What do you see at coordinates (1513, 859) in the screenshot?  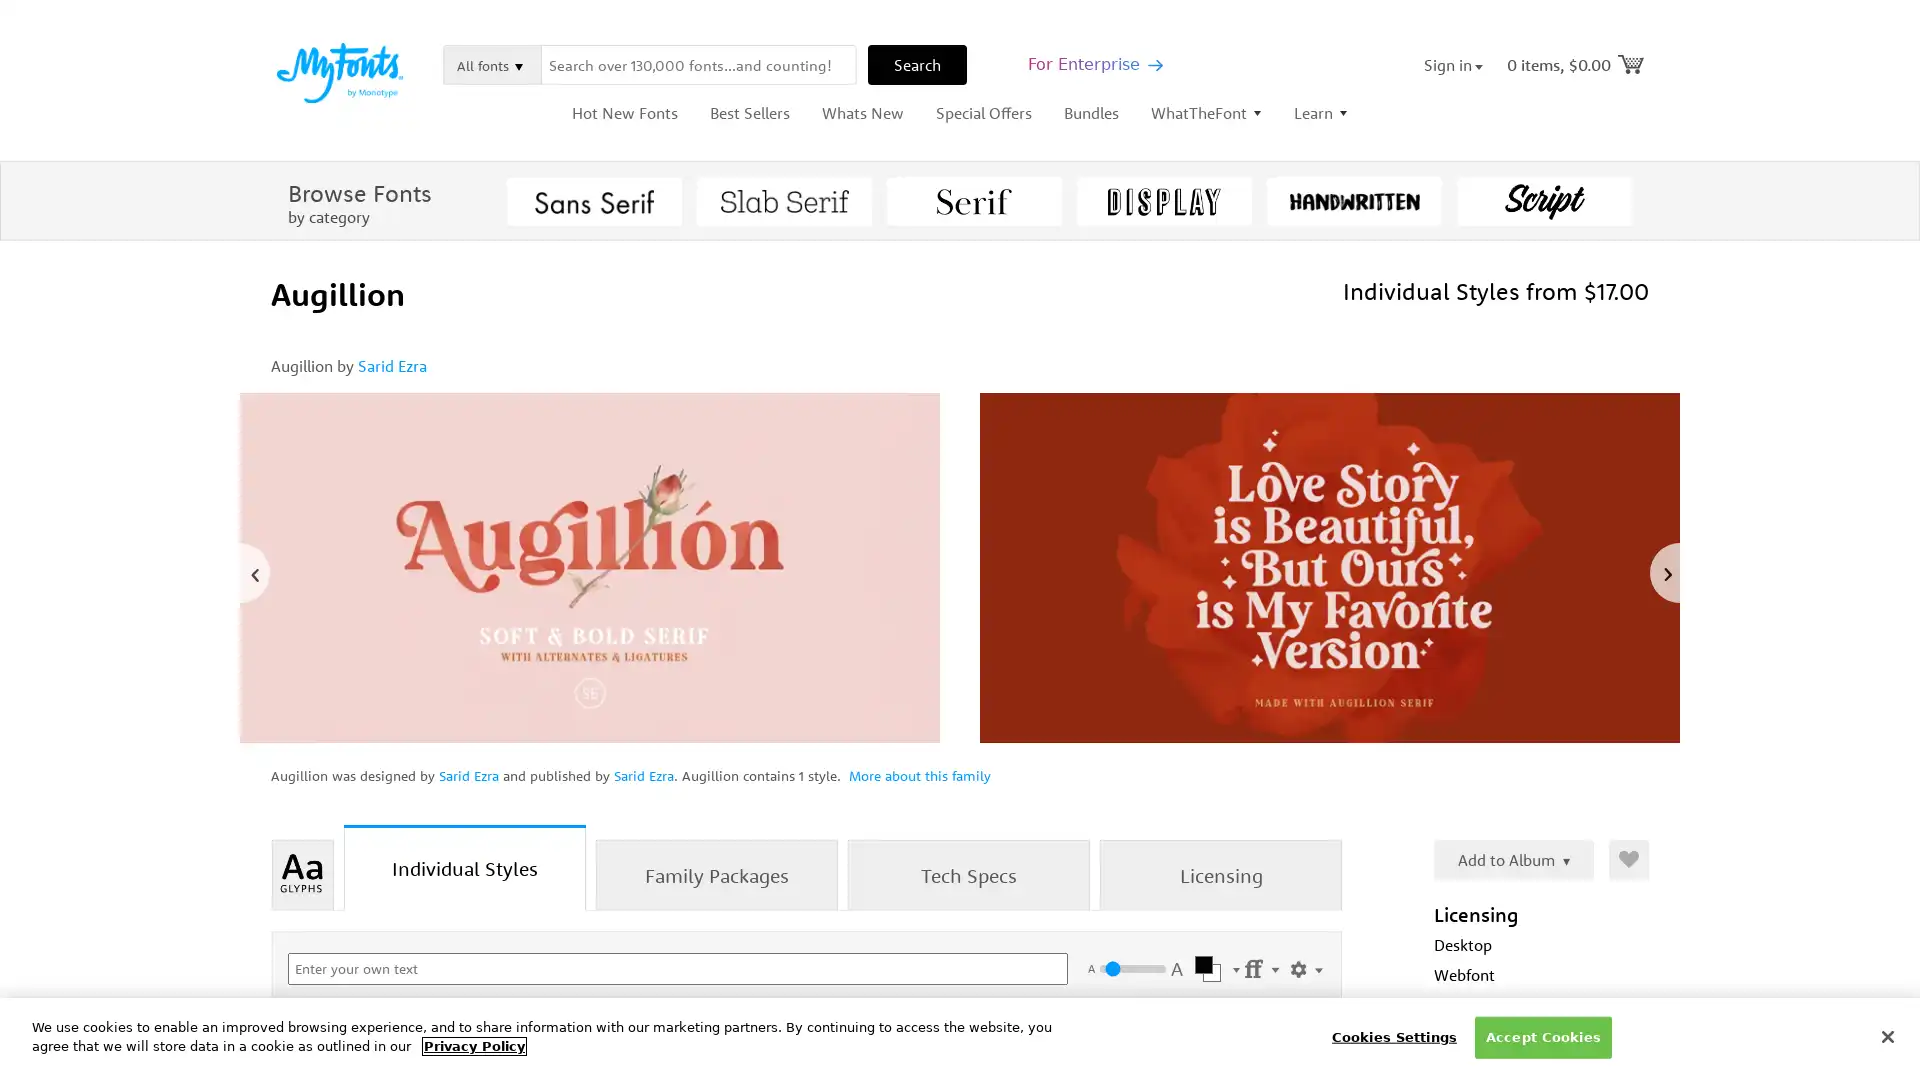 I see `Add to Album` at bounding box center [1513, 859].